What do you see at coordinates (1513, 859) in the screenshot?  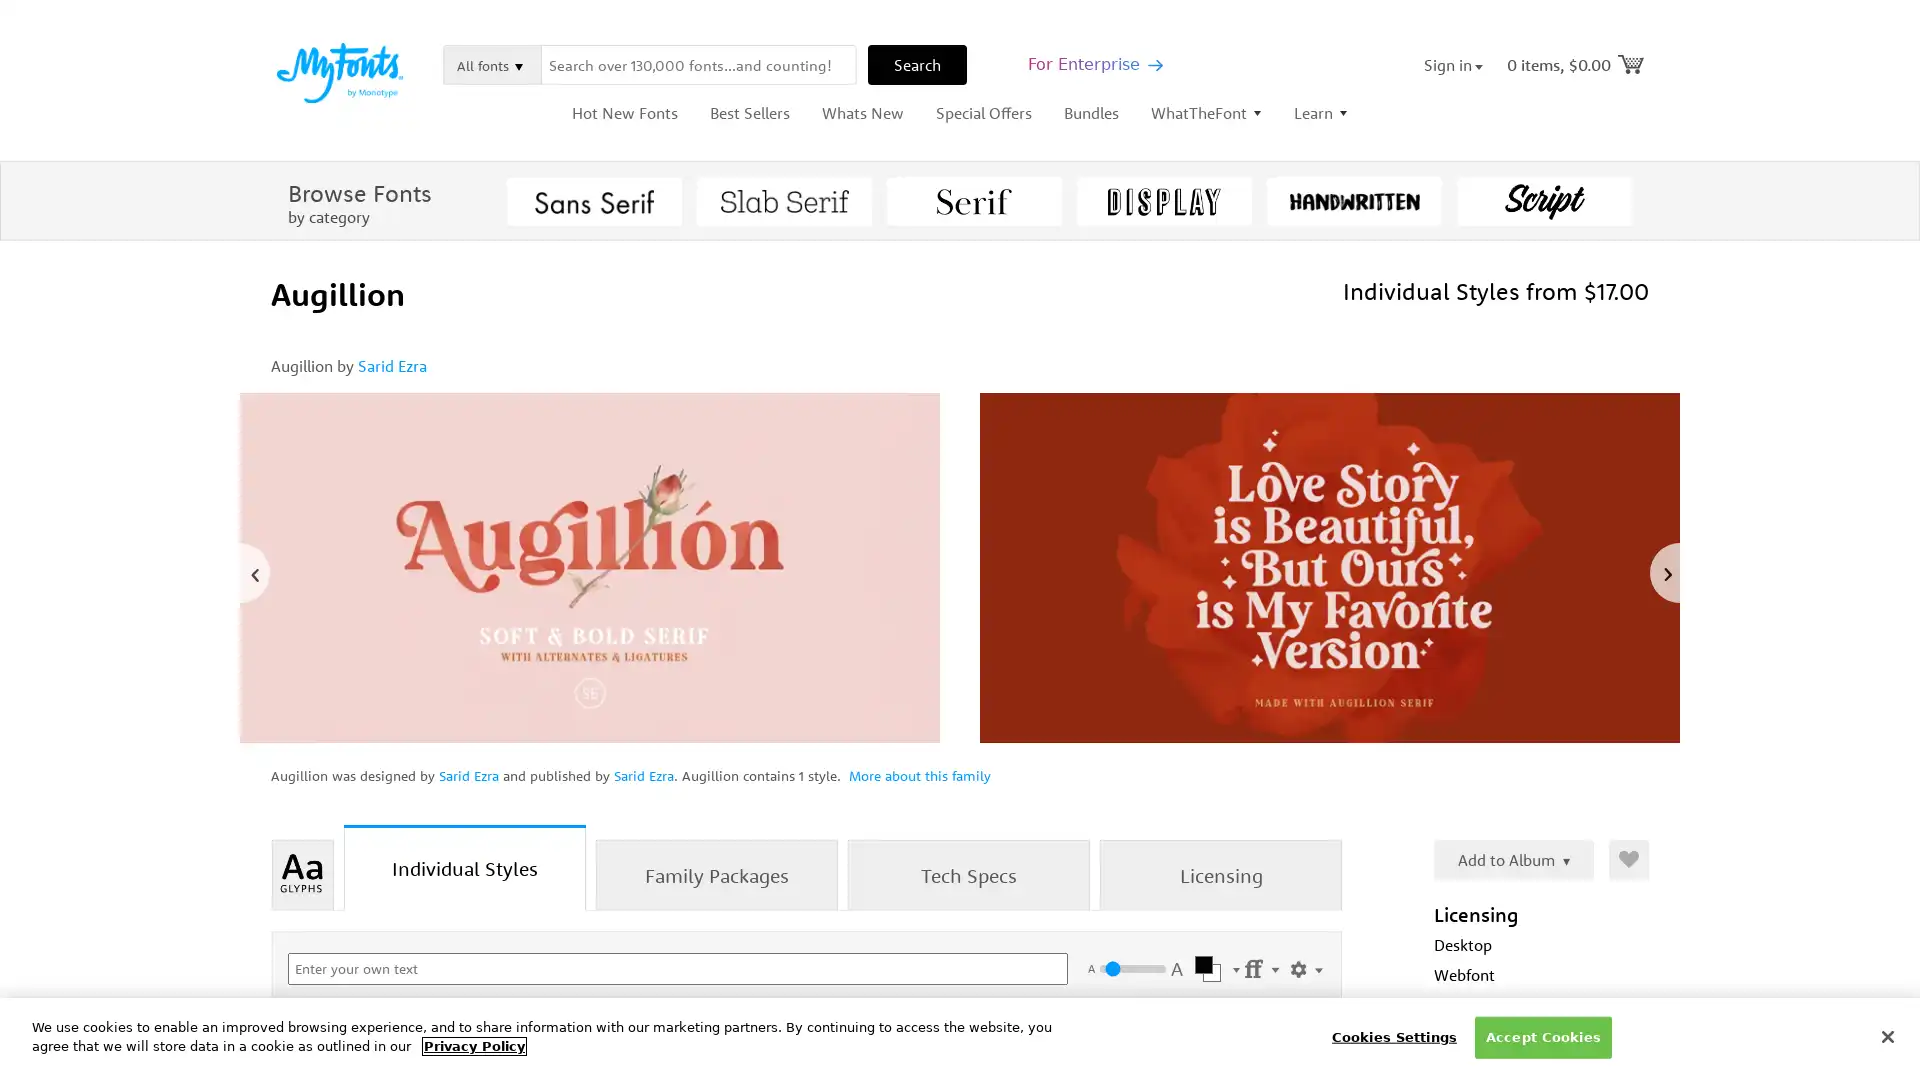 I see `Add to Album` at bounding box center [1513, 859].